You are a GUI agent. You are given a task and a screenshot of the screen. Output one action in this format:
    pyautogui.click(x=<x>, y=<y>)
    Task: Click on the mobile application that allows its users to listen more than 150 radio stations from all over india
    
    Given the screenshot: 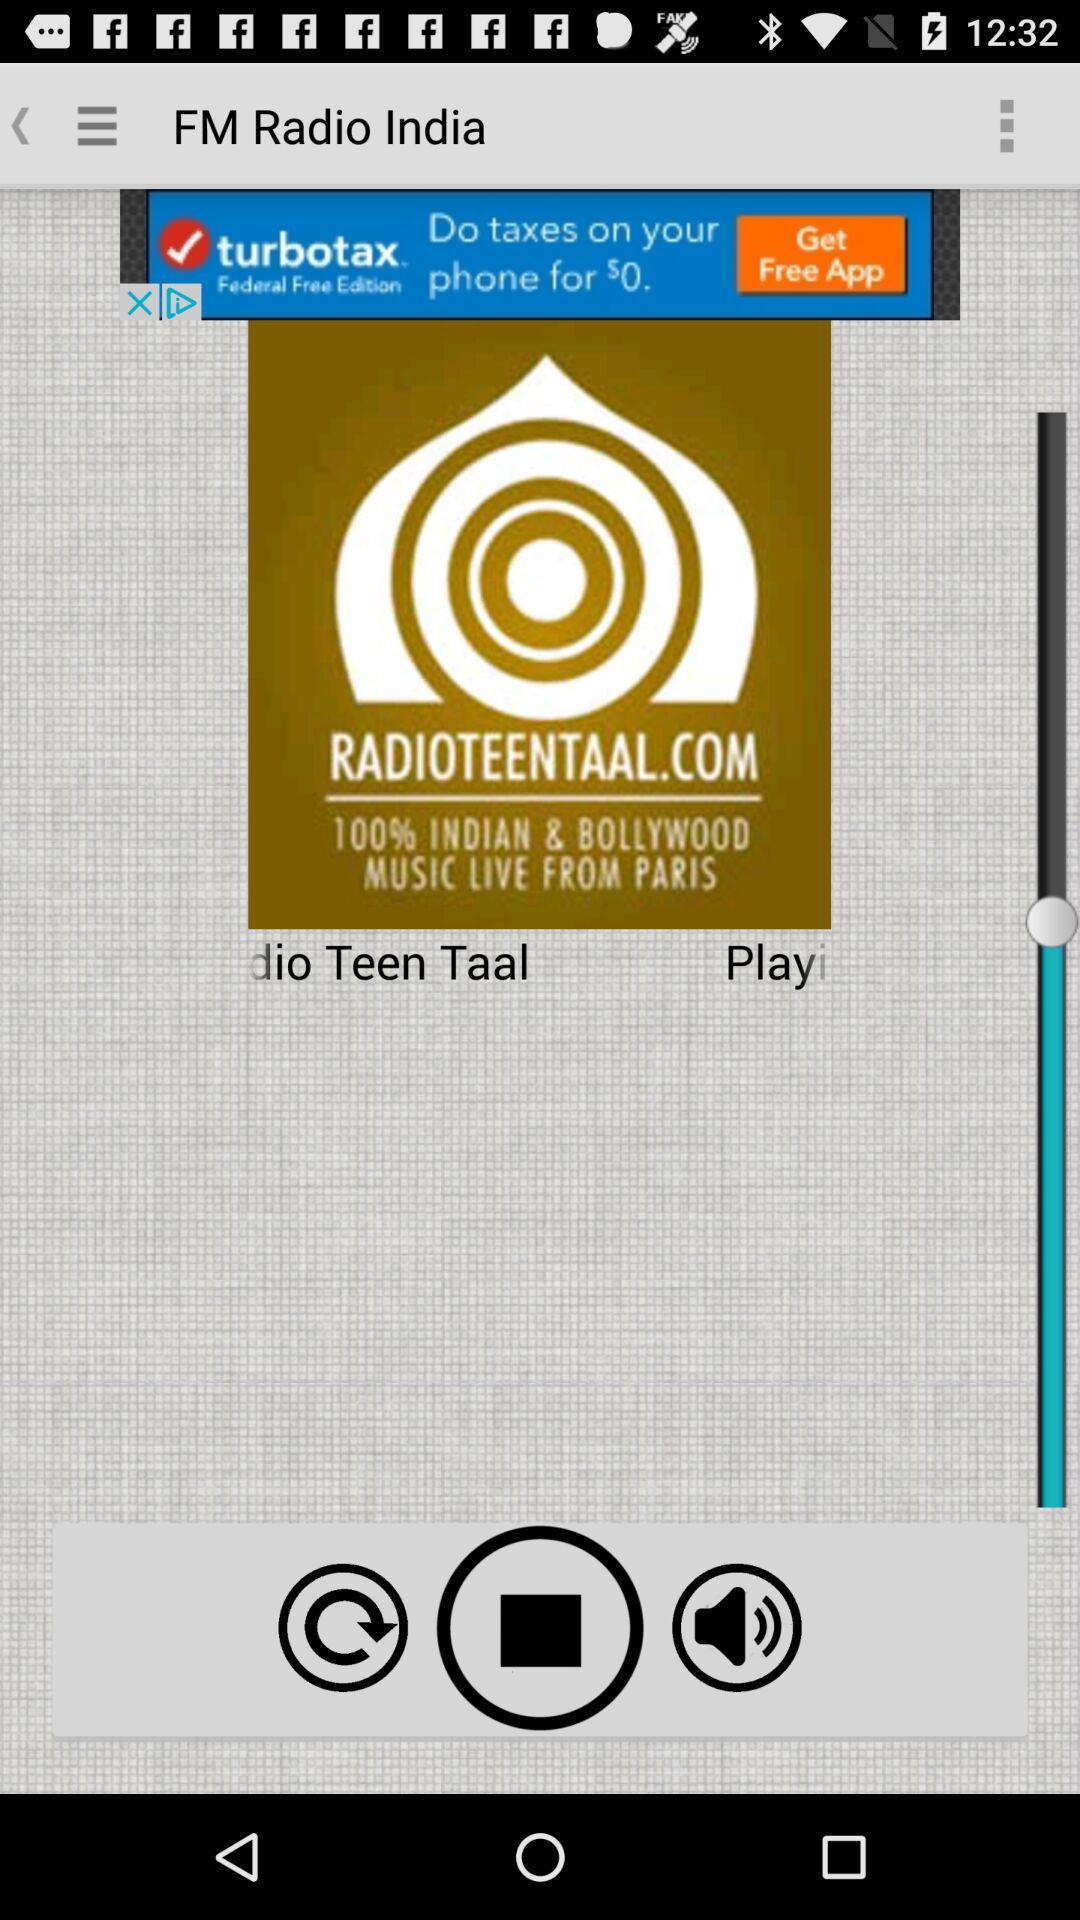 What is the action you would take?
    pyautogui.click(x=736, y=1627)
    